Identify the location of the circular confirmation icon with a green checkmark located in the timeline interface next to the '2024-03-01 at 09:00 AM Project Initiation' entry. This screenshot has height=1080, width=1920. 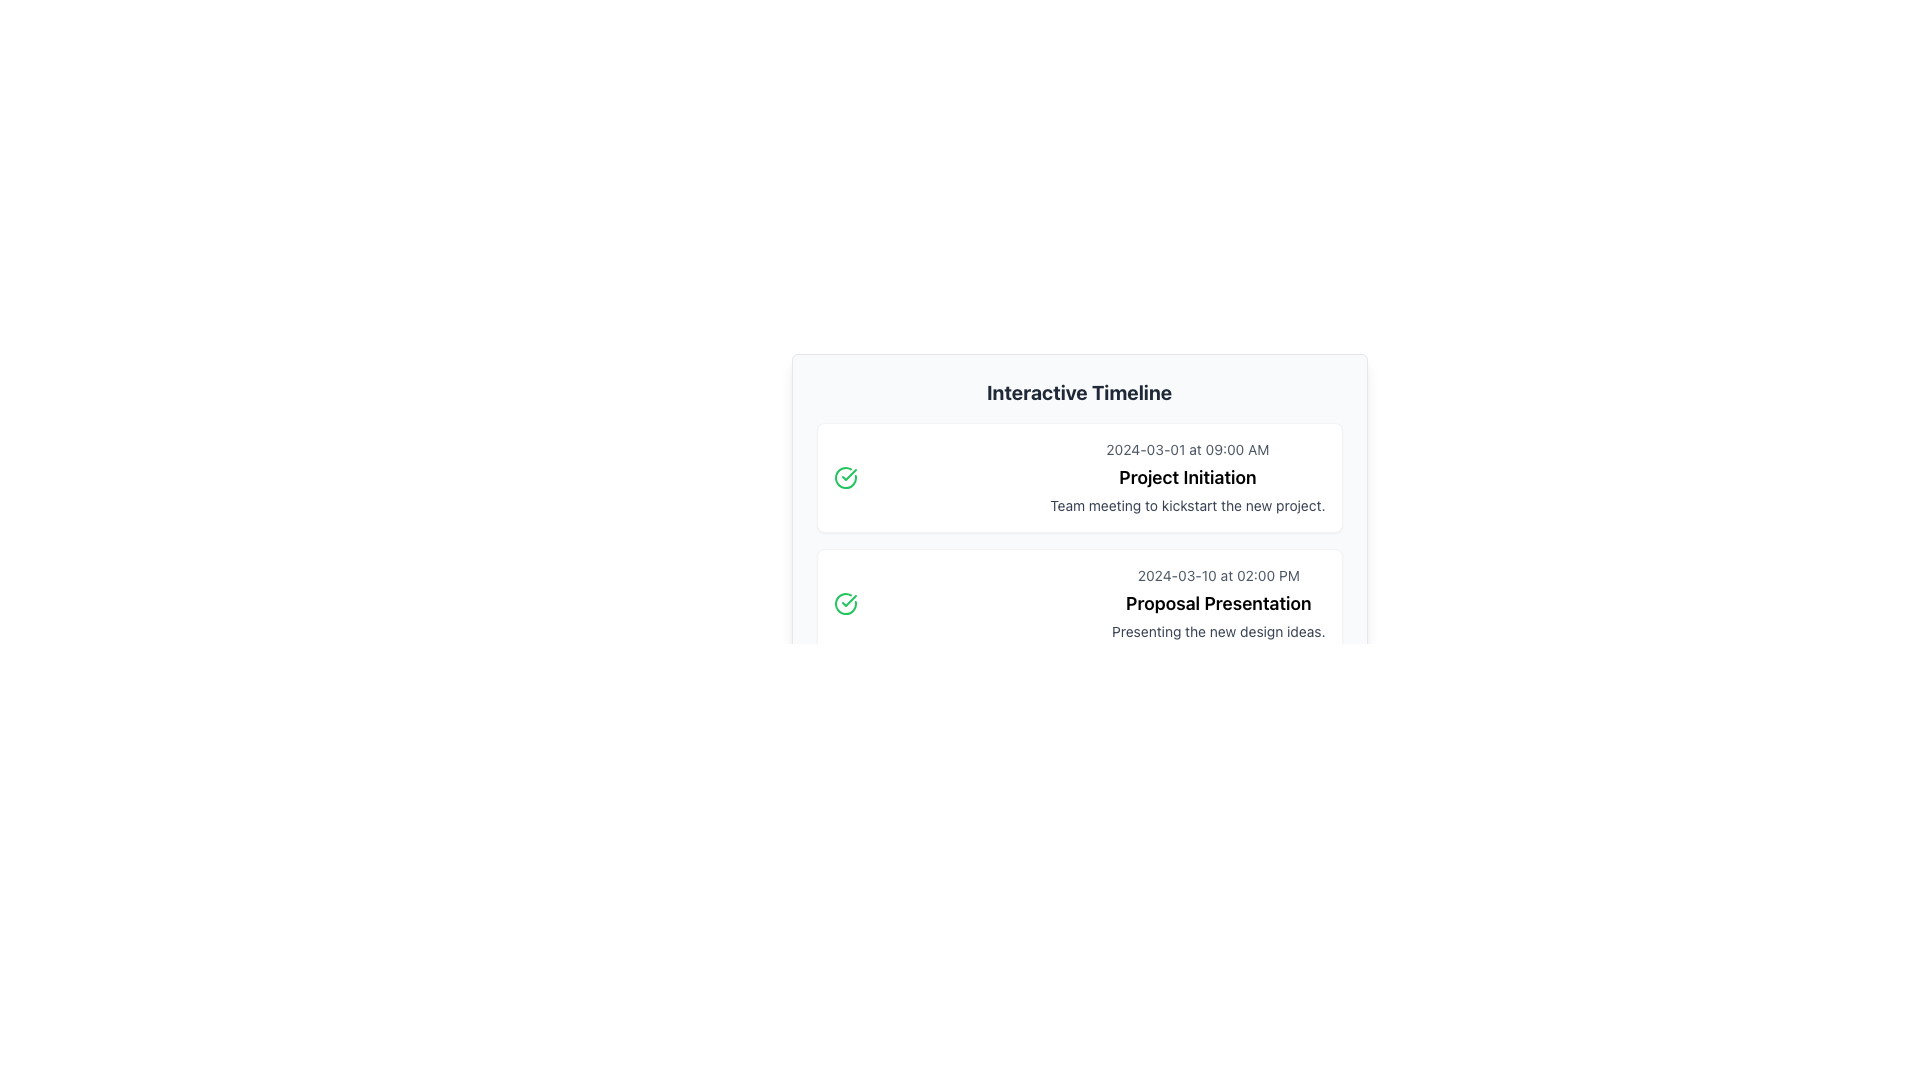
(845, 603).